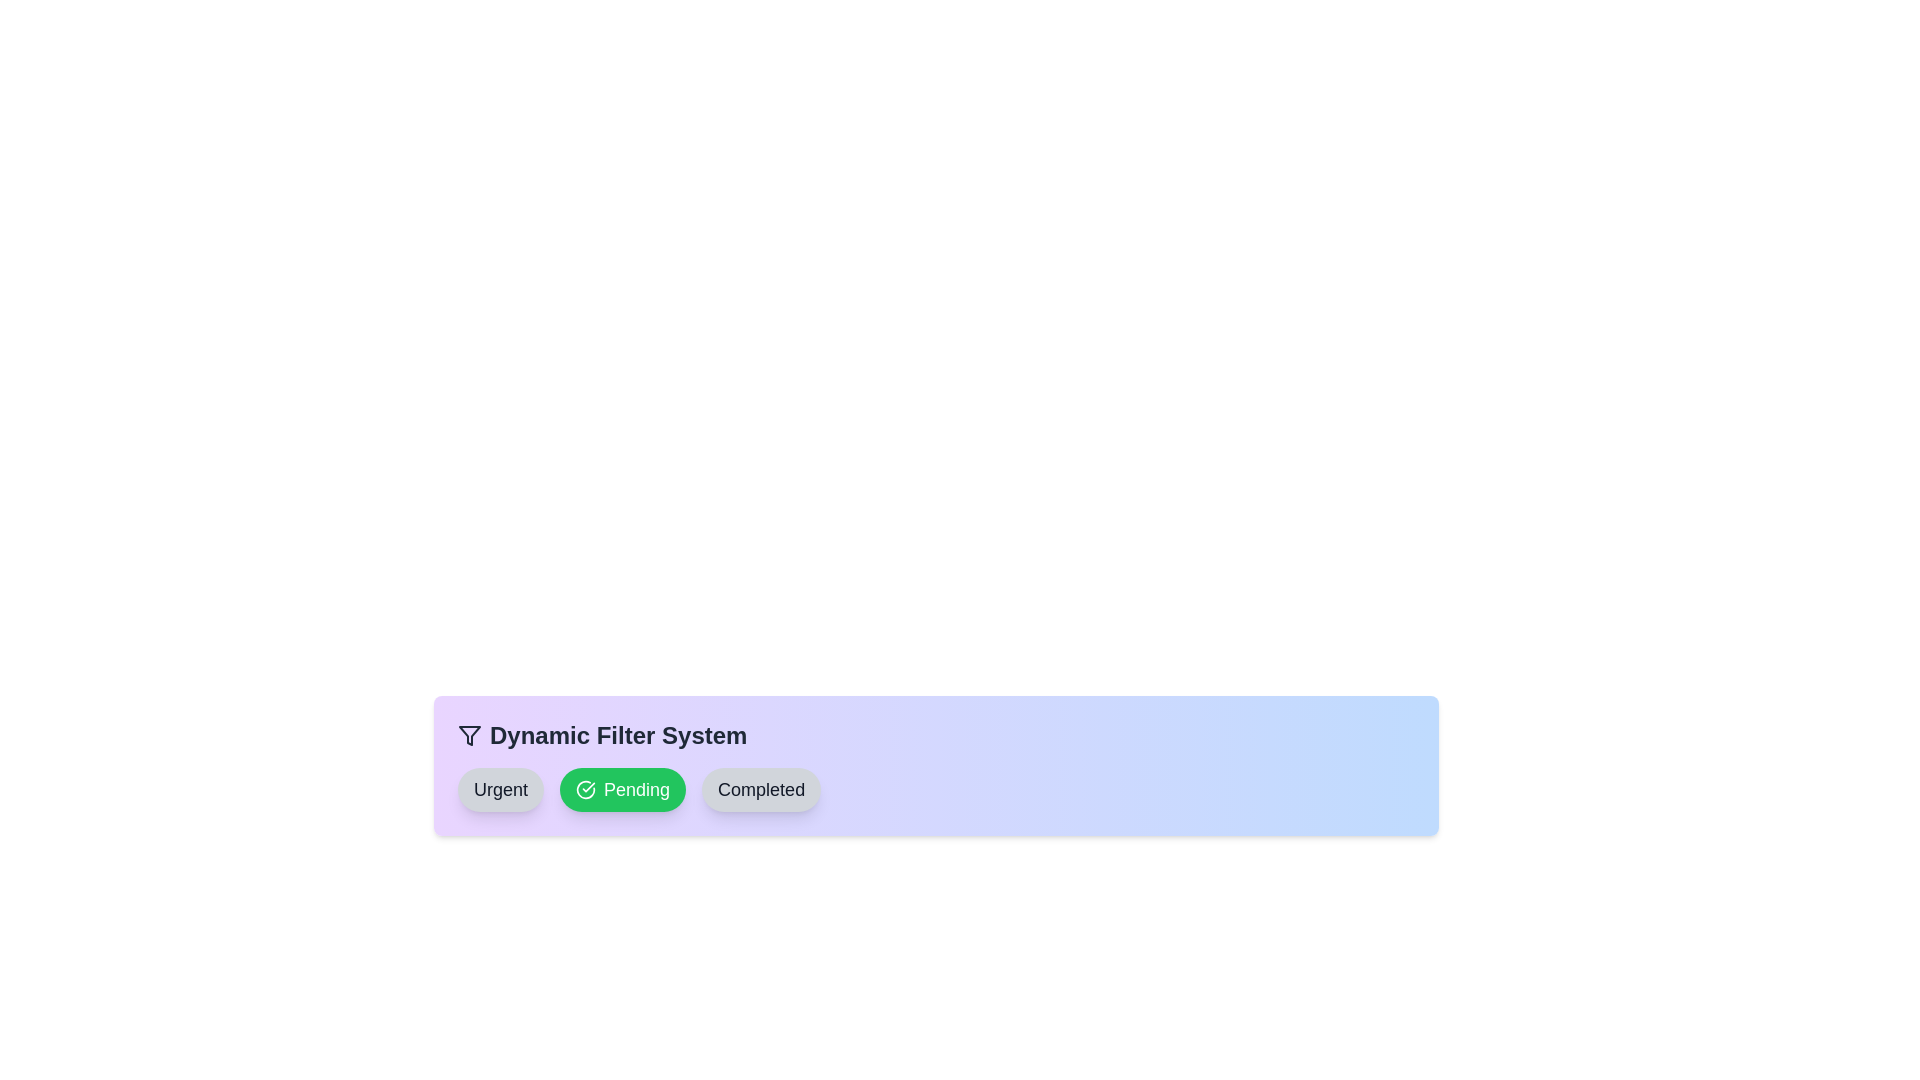 The height and width of the screenshot is (1080, 1920). Describe the element at coordinates (500, 789) in the screenshot. I see `the filter chip labeled Urgent` at that location.